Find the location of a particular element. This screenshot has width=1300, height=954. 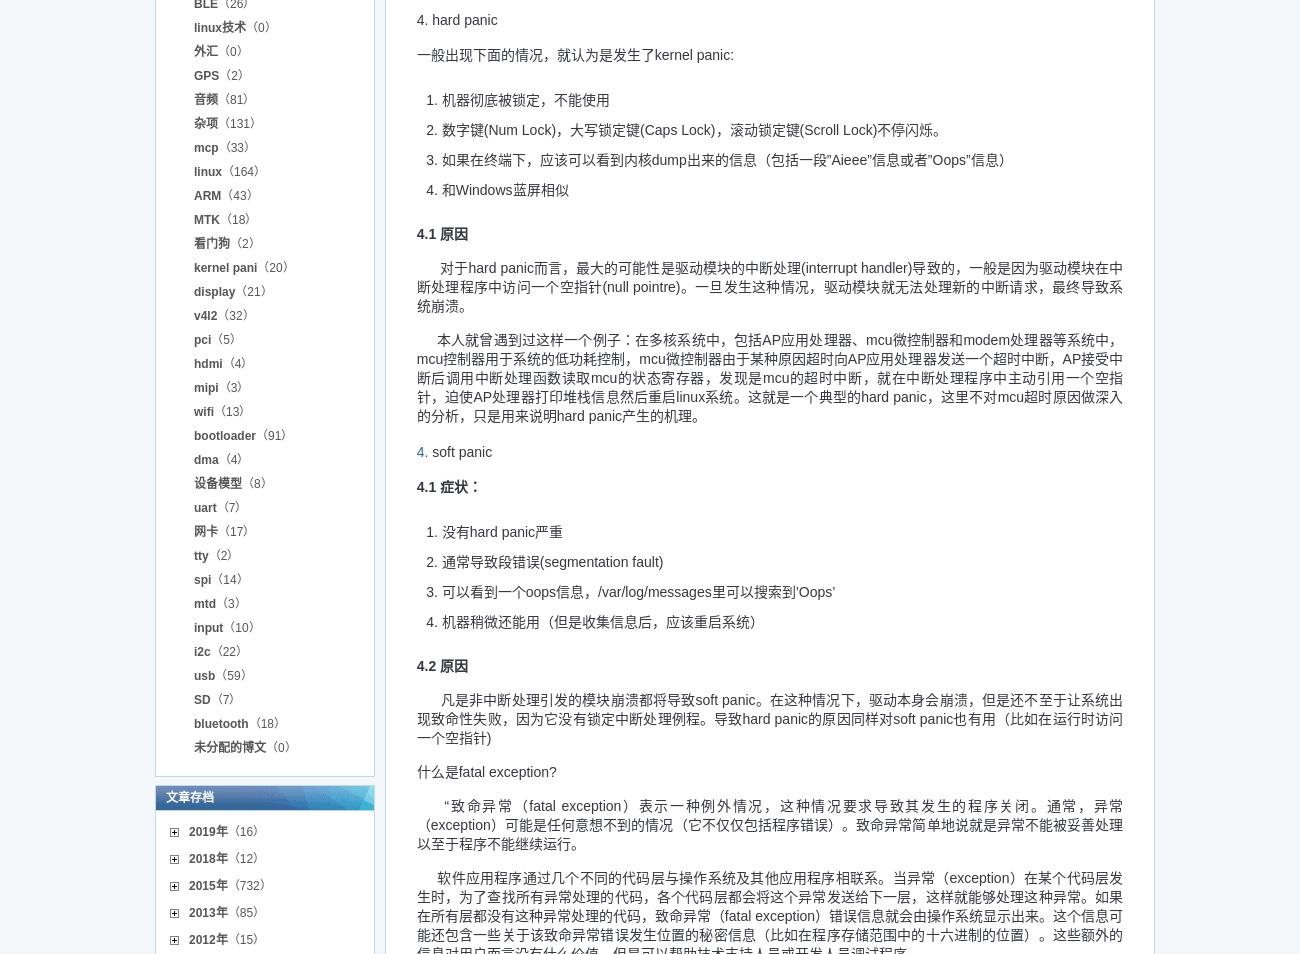

'没有hard panic严重' is located at coordinates (502, 531).